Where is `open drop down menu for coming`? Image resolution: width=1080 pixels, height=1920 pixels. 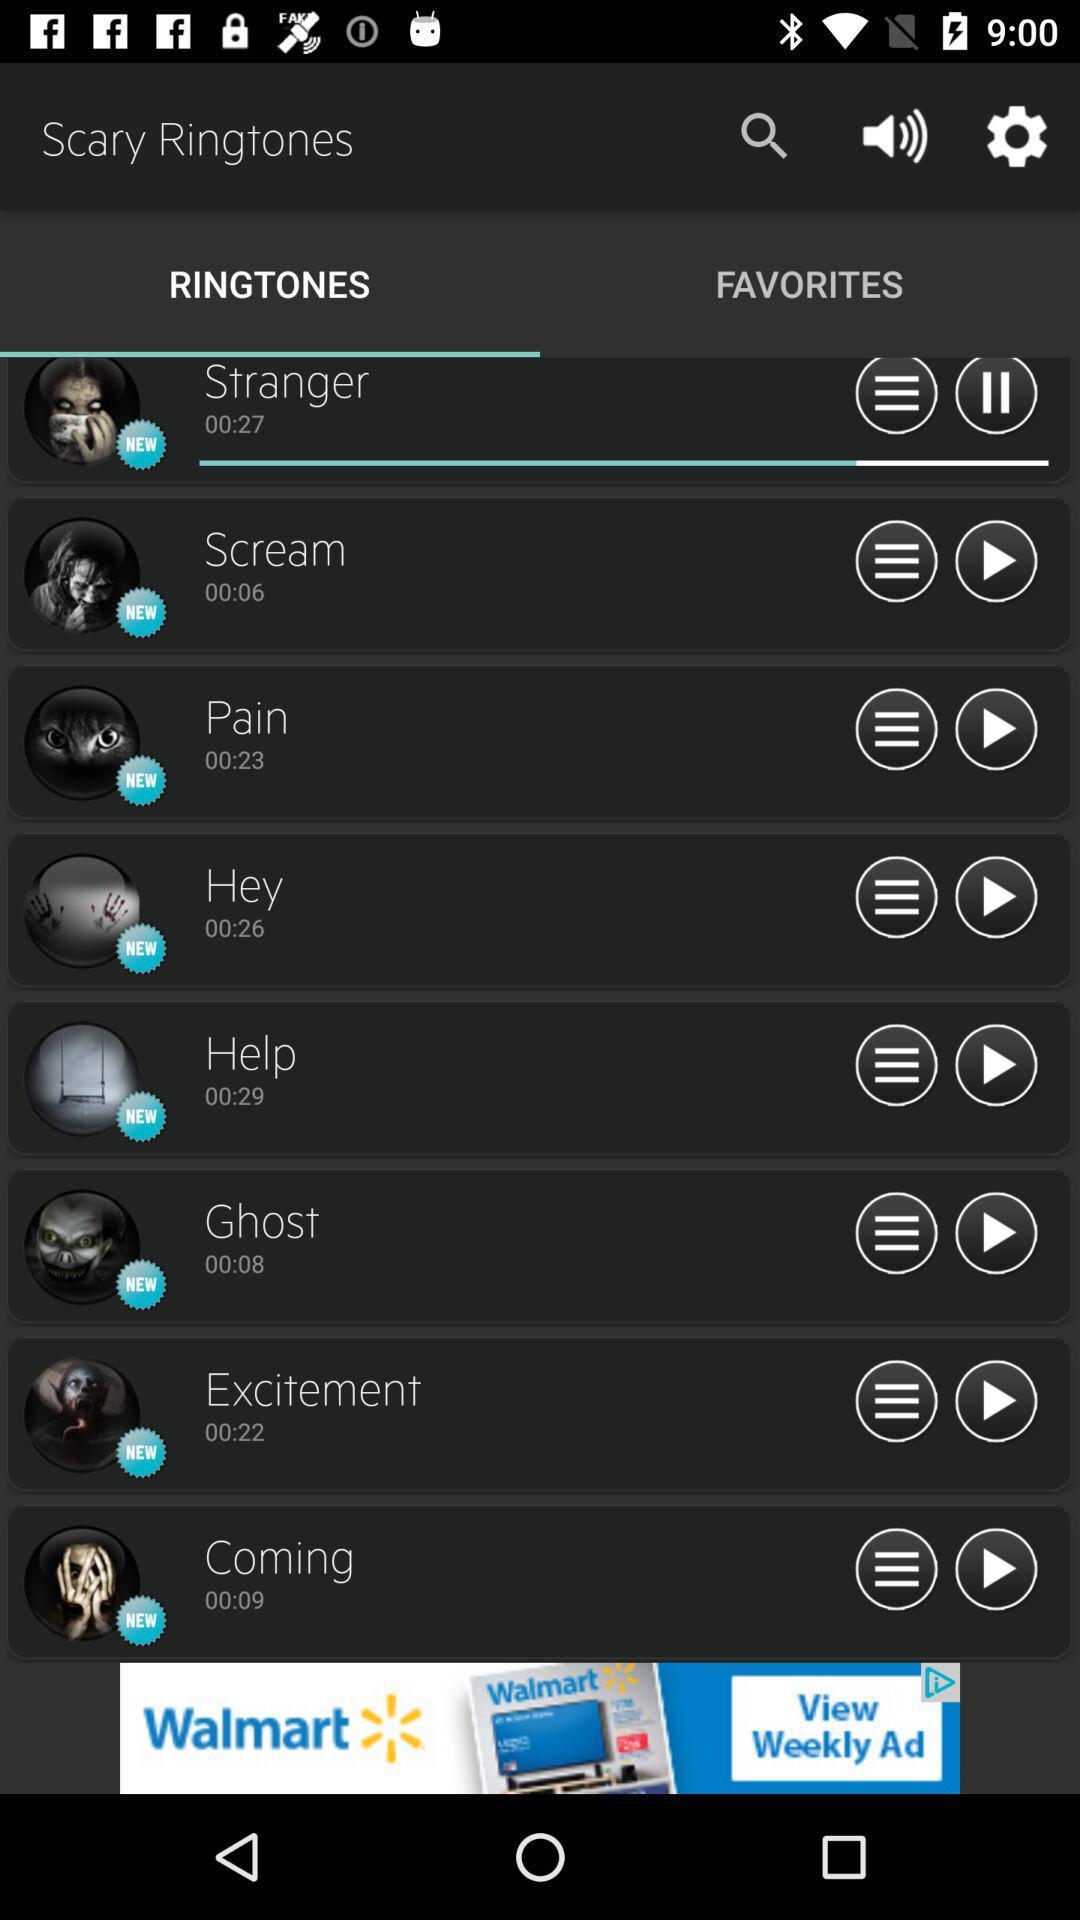
open drop down menu for coming is located at coordinates (895, 1569).